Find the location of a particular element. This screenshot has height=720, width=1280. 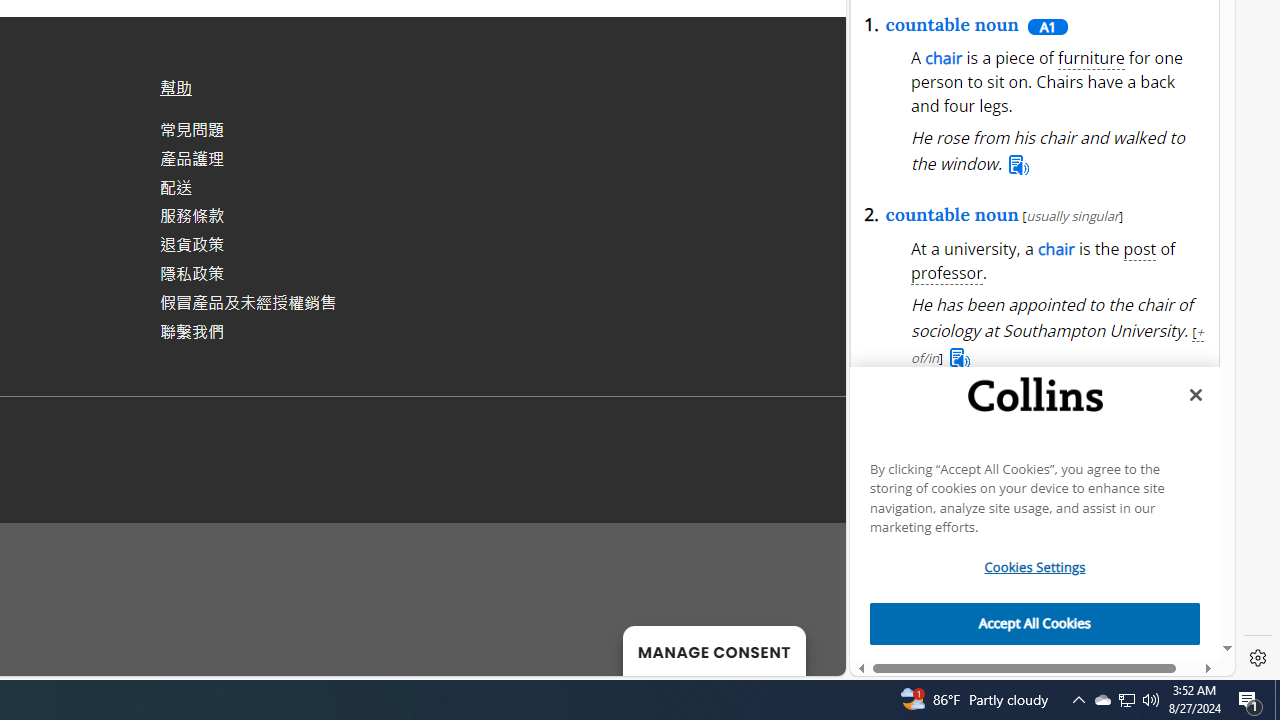

'Cookies Settings' is located at coordinates (1035, 567).